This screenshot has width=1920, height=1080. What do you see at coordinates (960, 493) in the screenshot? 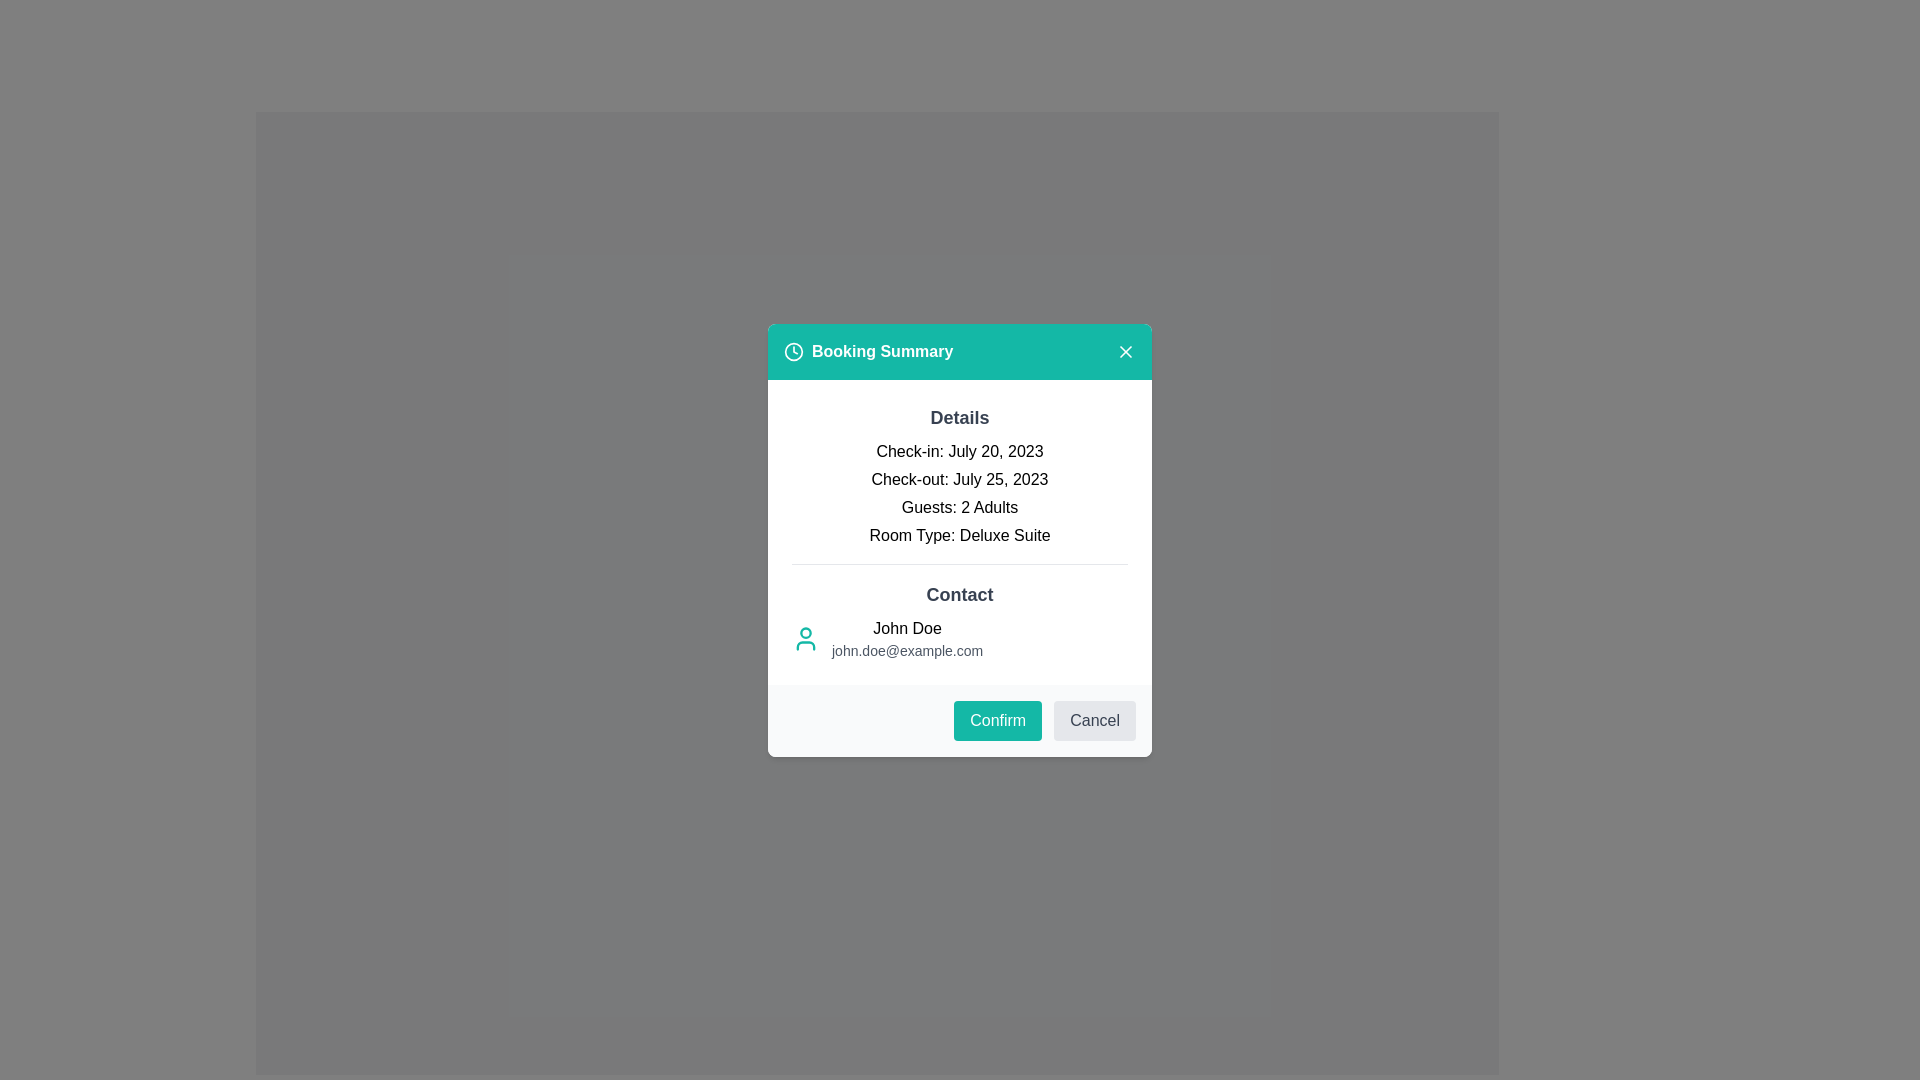
I see `the Informational Text Block displaying booking details including check-in and check-out dates, guest count, and room type, located beneath the 'Details' header` at bounding box center [960, 493].